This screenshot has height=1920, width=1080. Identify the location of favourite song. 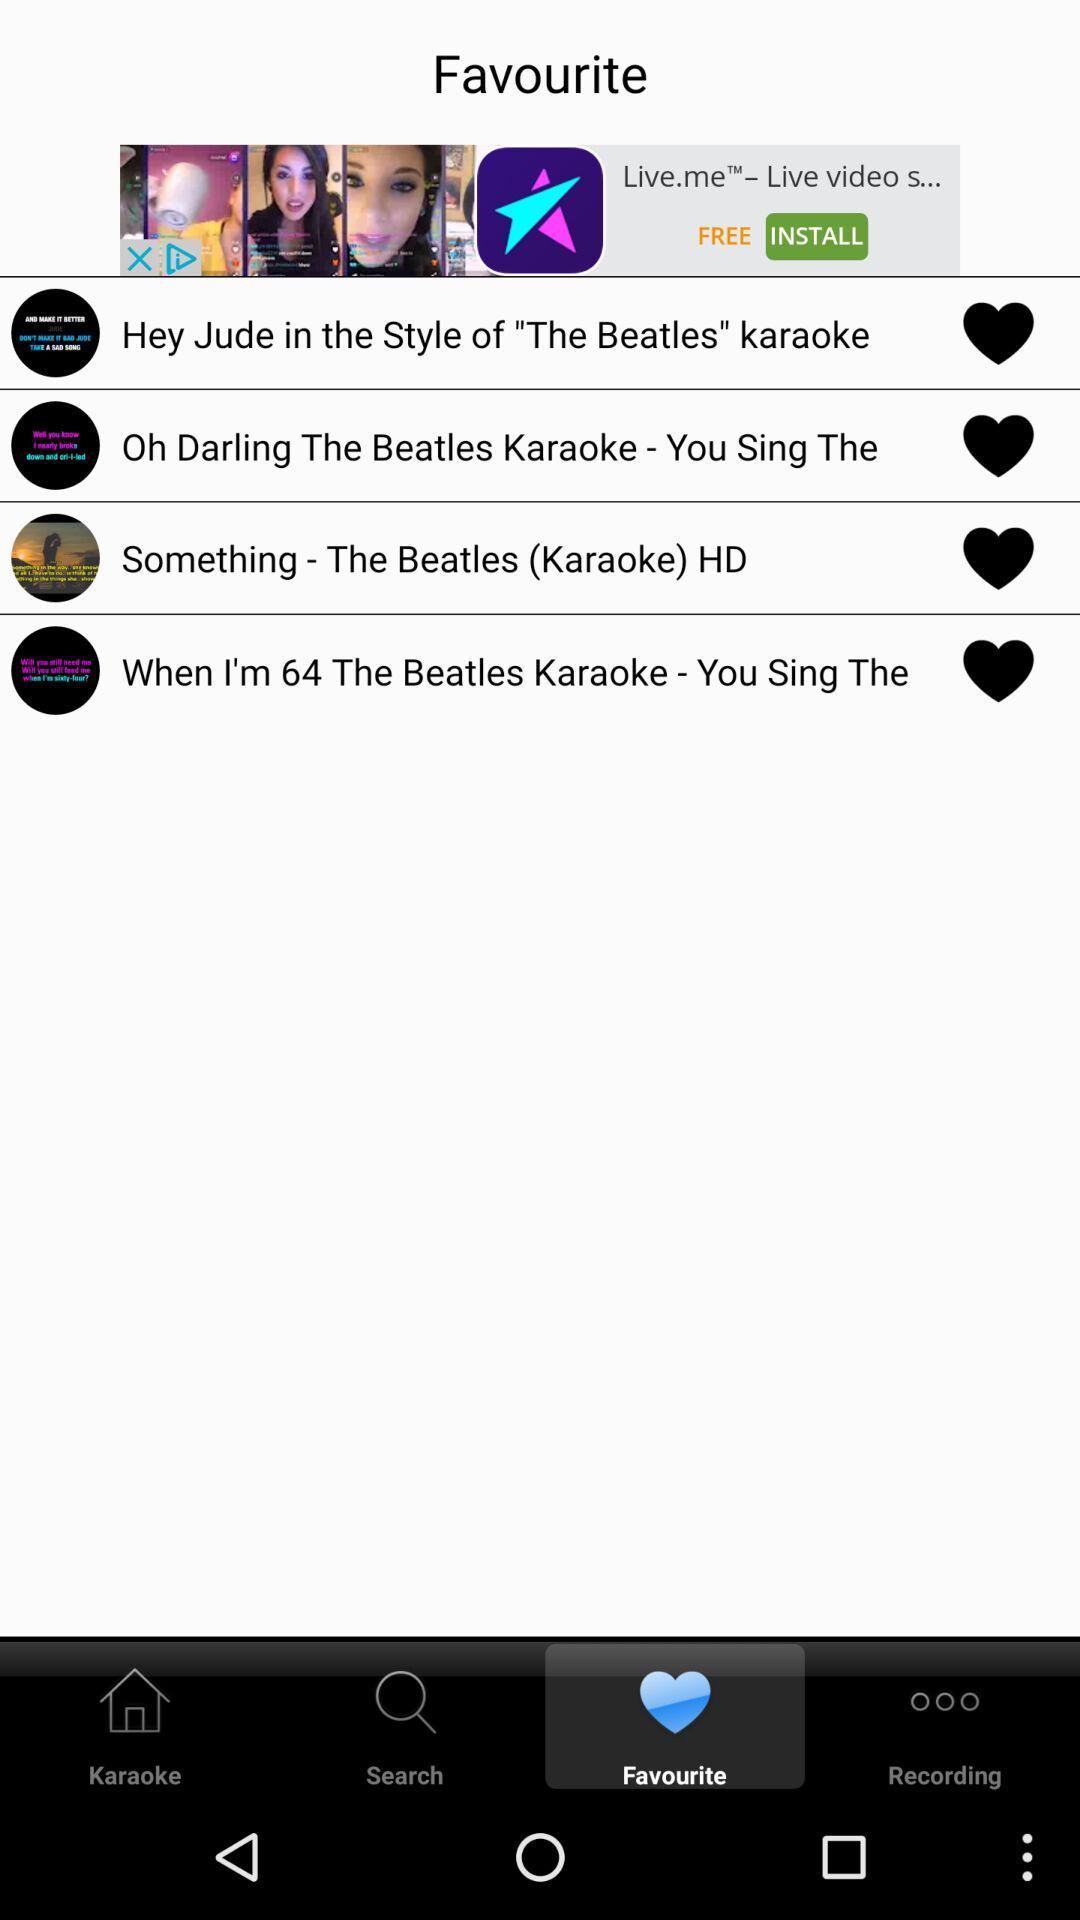
(998, 332).